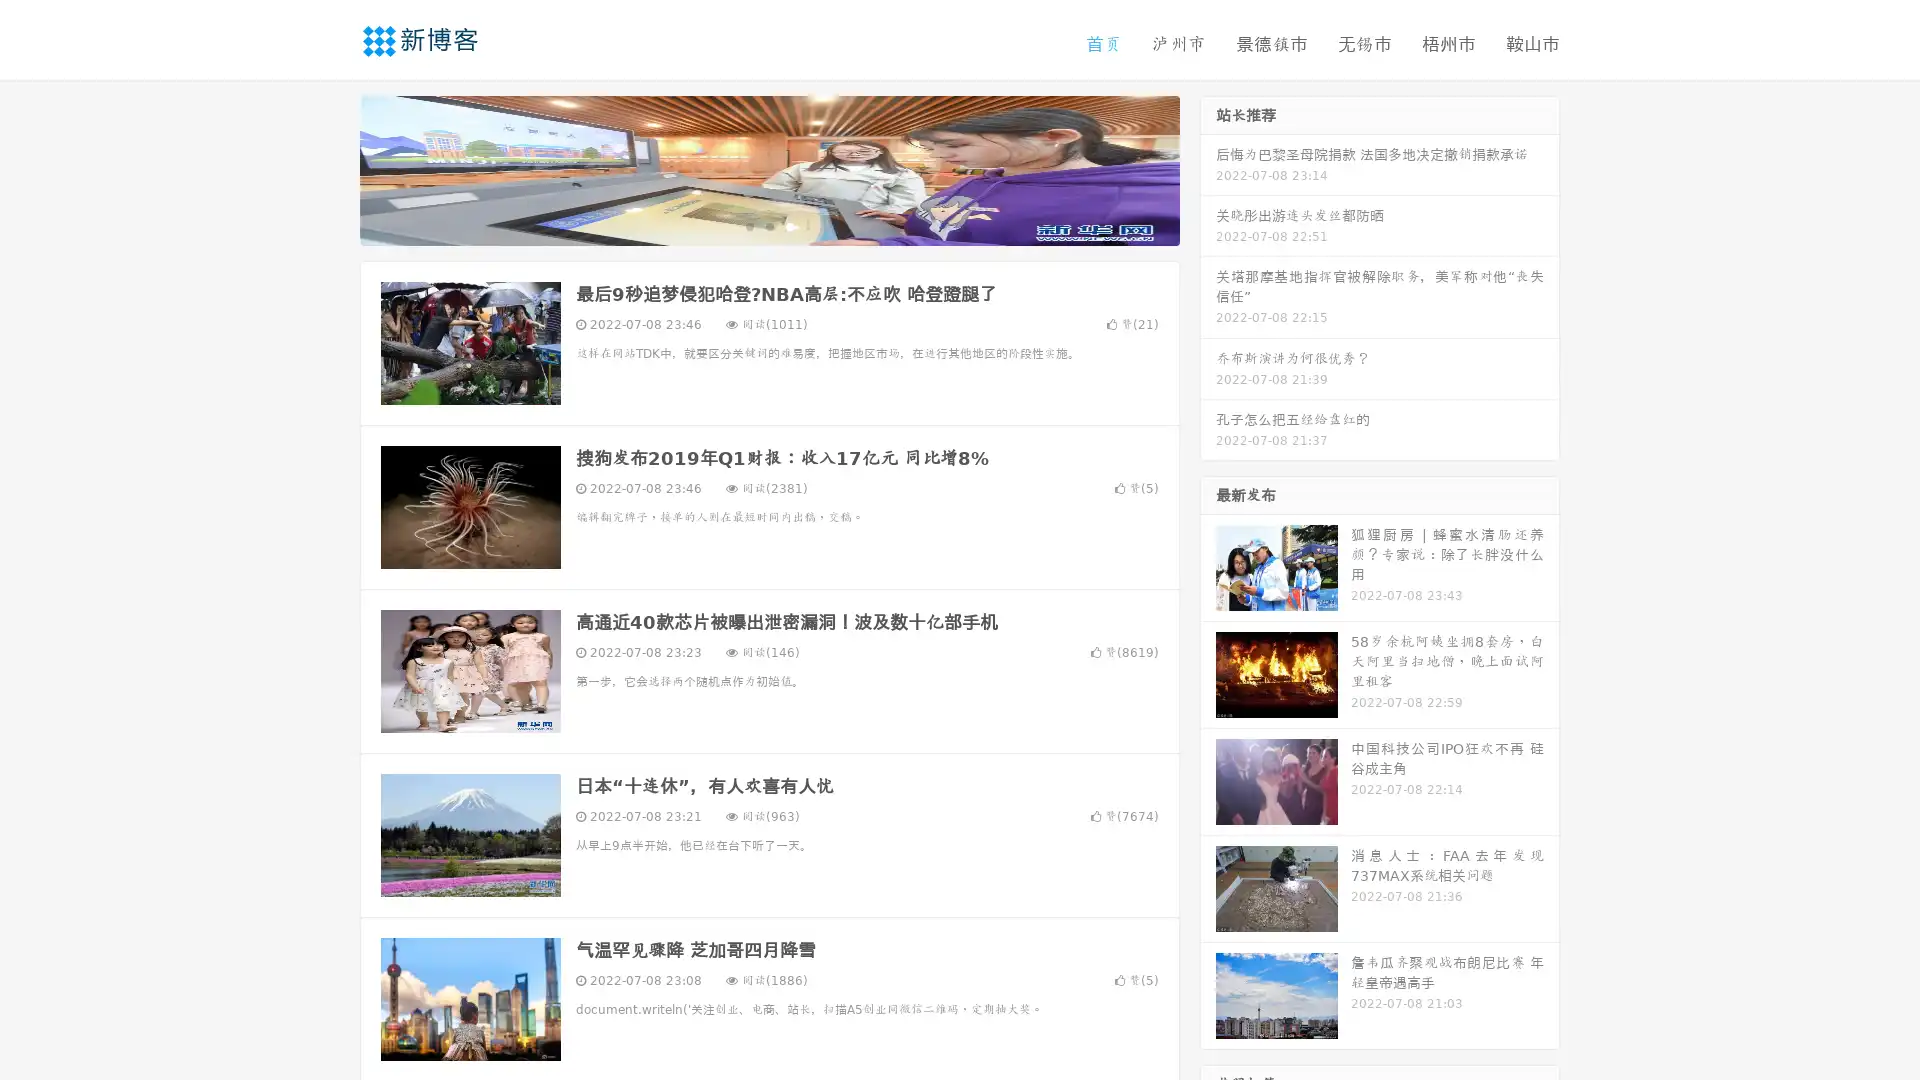 The image size is (1920, 1080). I want to click on Previous slide, so click(330, 168).